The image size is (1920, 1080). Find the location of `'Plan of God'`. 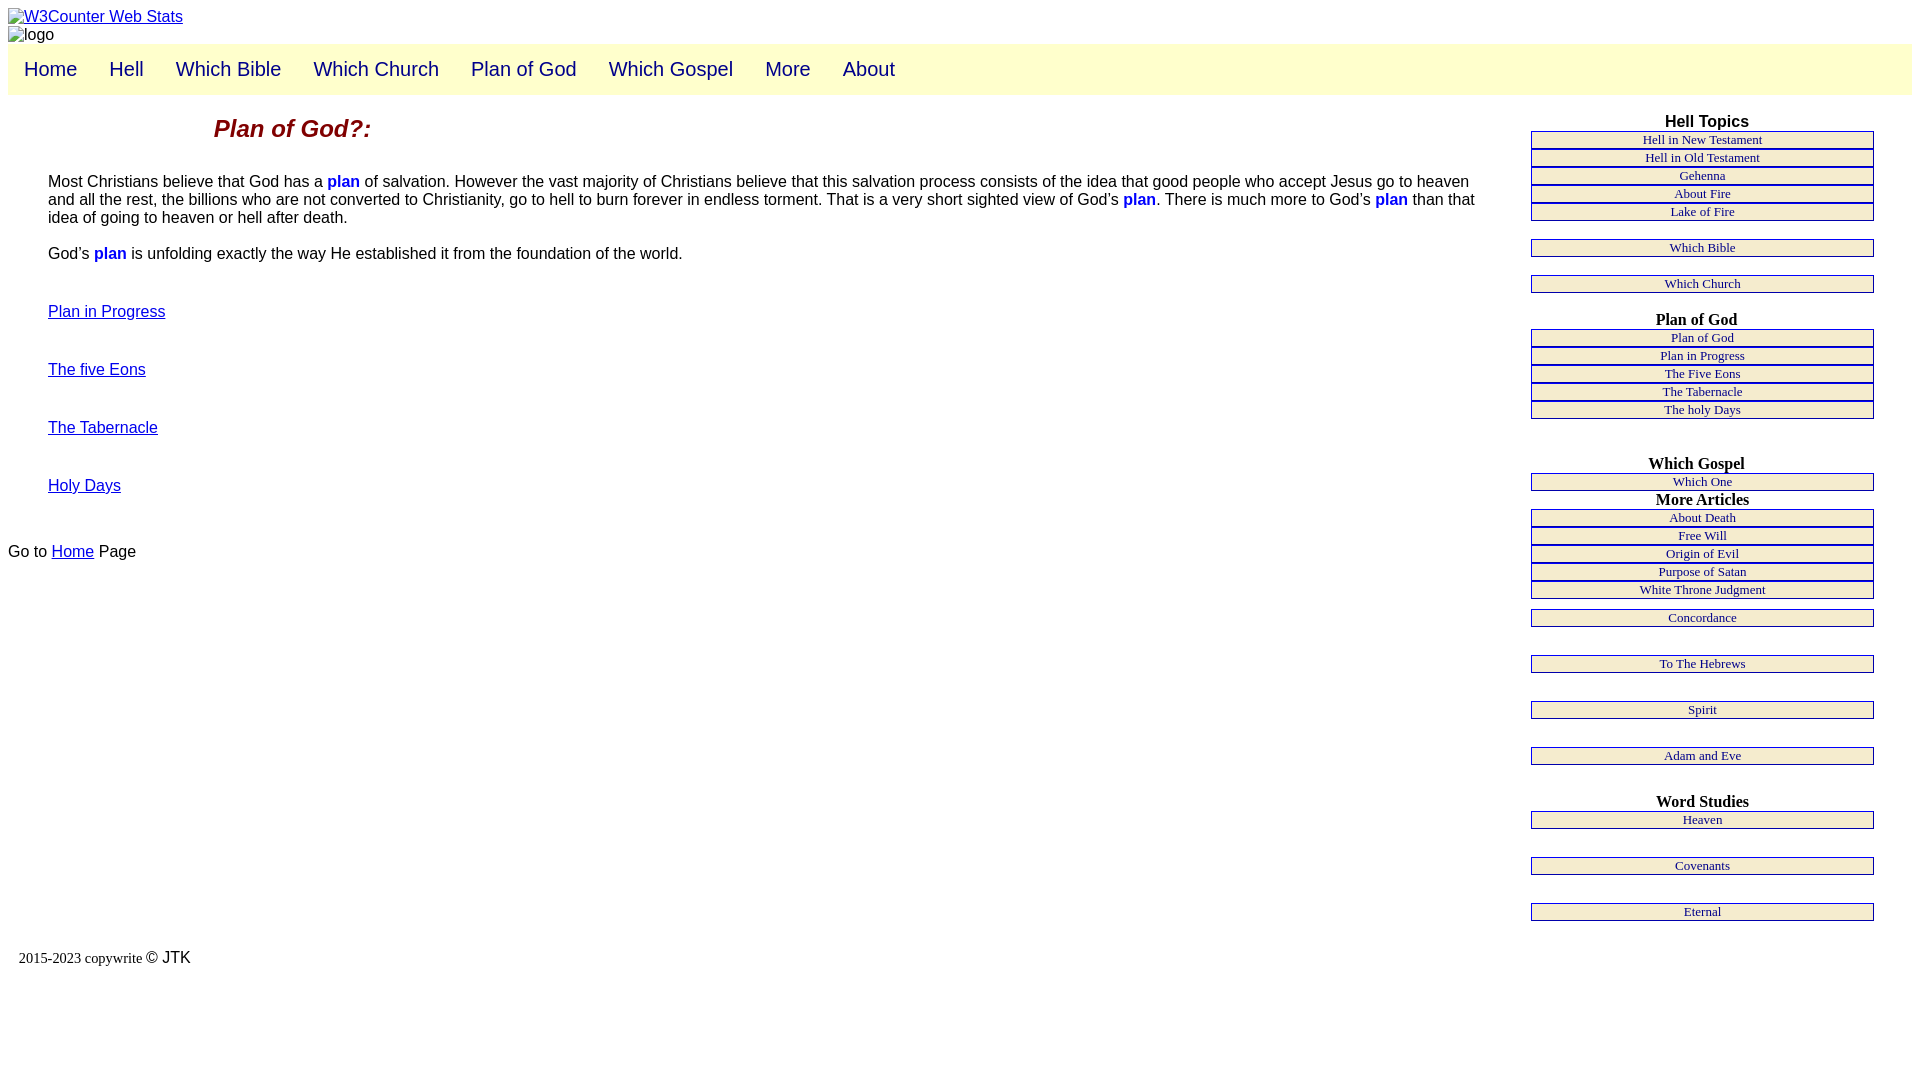

'Plan of God' is located at coordinates (1530, 337).